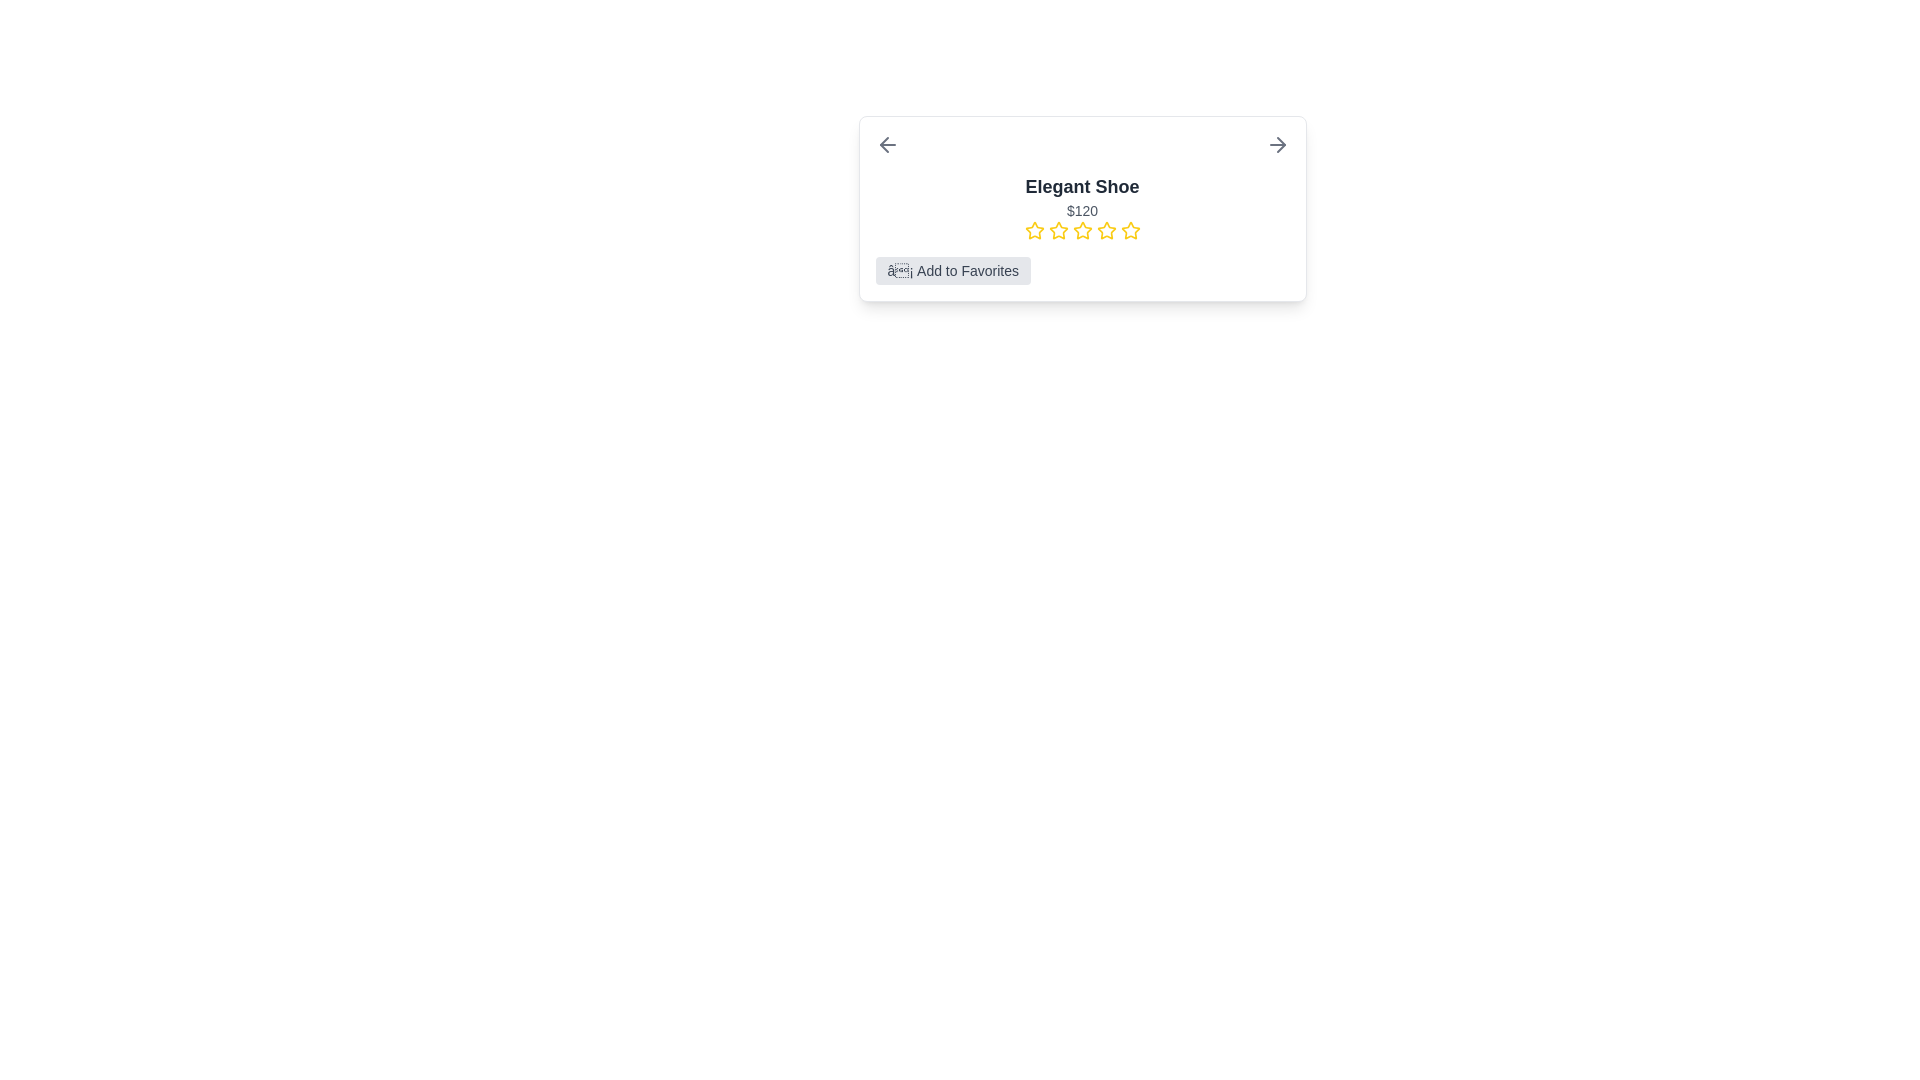  Describe the element at coordinates (1081, 229) in the screenshot. I see `the third star-shaped icon in the rating interface to rate it, which is located below the text 'Elegant Shoe' and '$120' within a card-like interface` at that location.